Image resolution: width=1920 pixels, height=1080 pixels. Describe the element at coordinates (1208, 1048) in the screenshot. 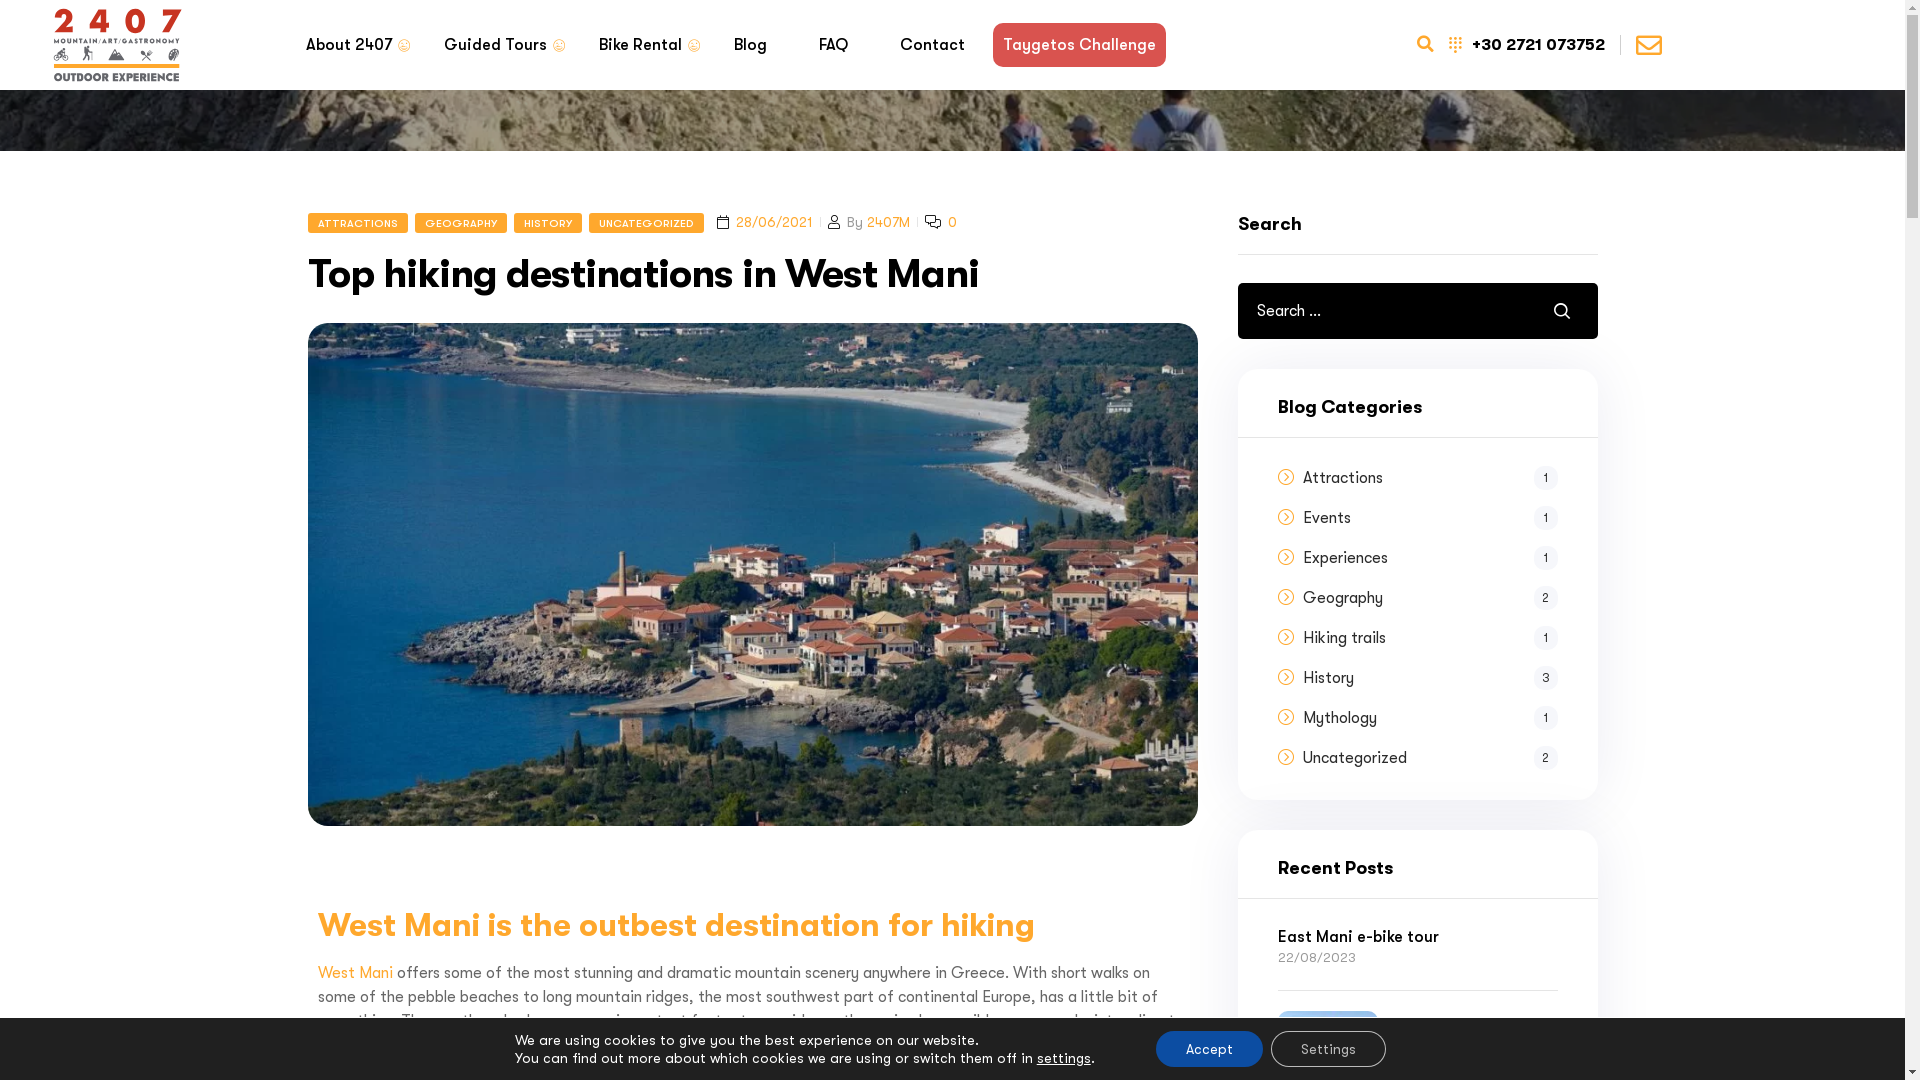

I see `'Accept'` at that location.